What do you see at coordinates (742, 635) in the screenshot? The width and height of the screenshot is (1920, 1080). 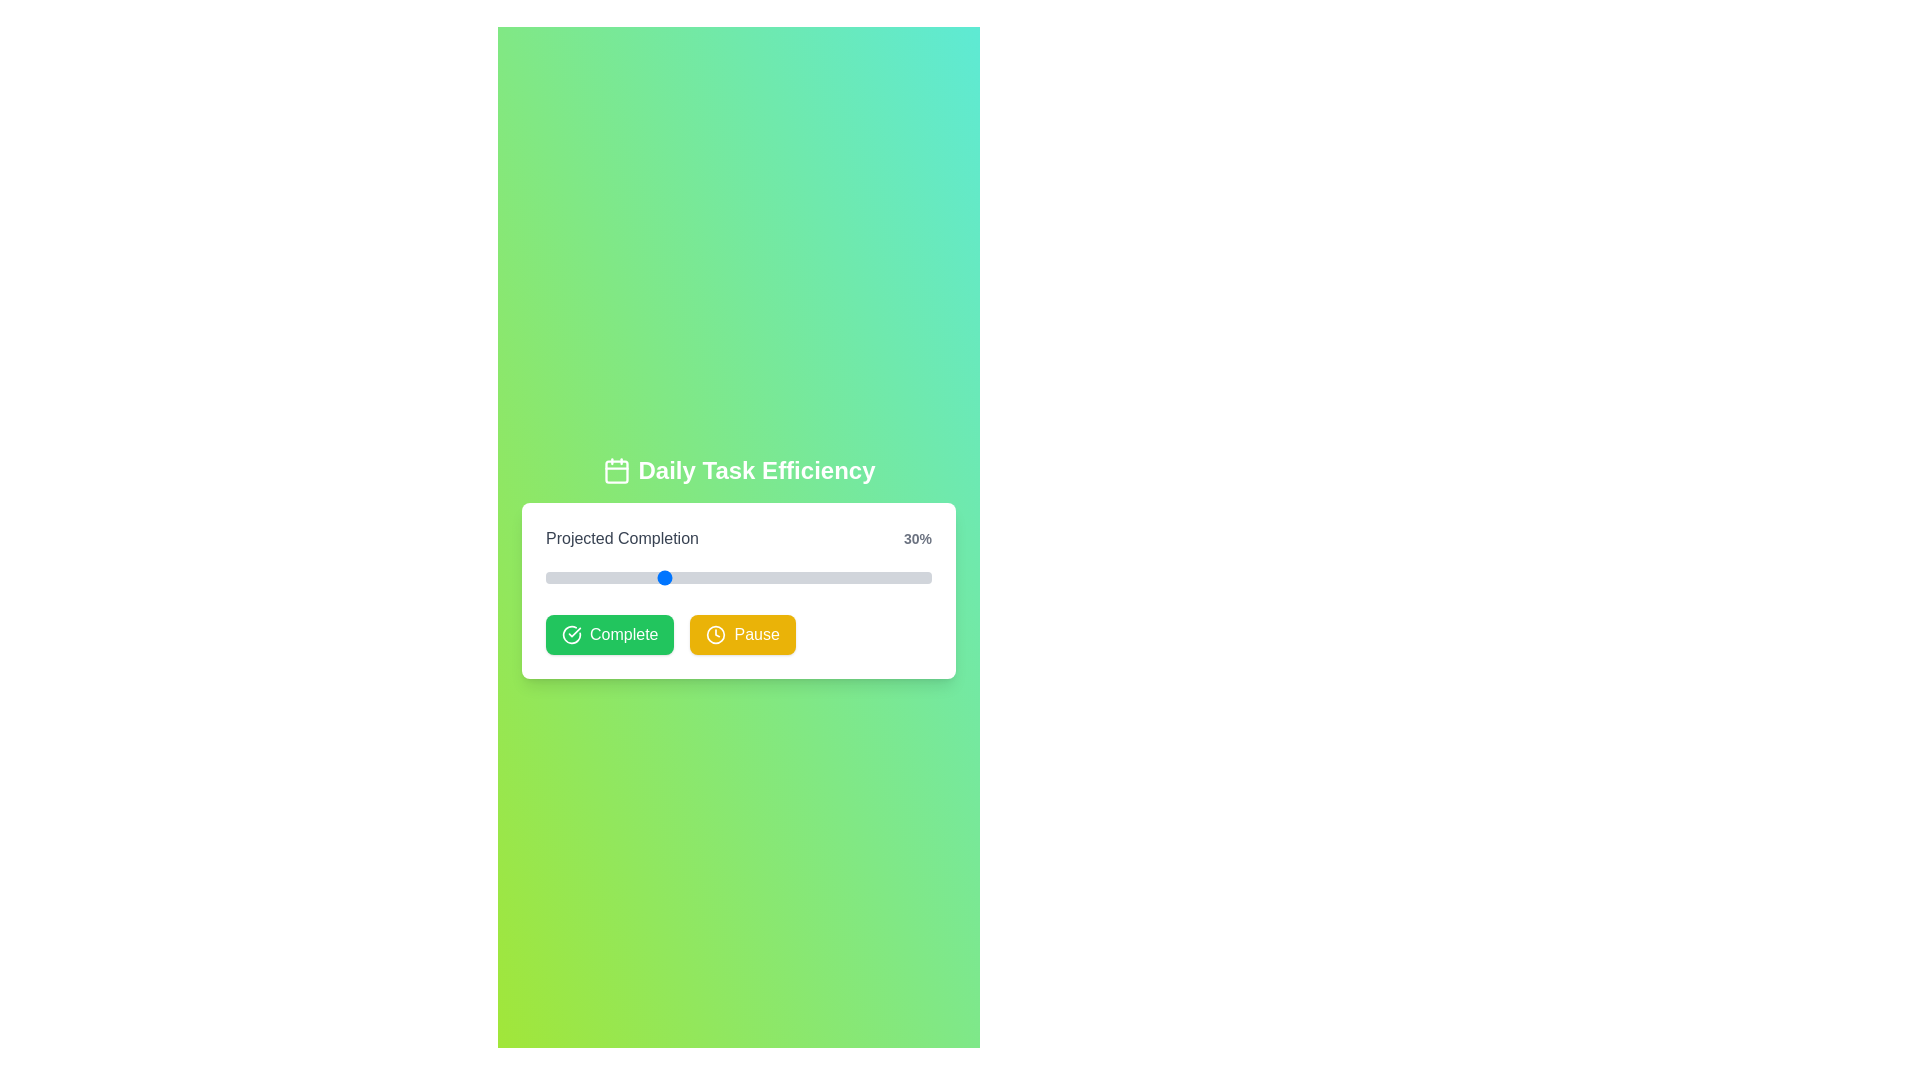 I see `'Pause' button to pause the task` at bounding box center [742, 635].